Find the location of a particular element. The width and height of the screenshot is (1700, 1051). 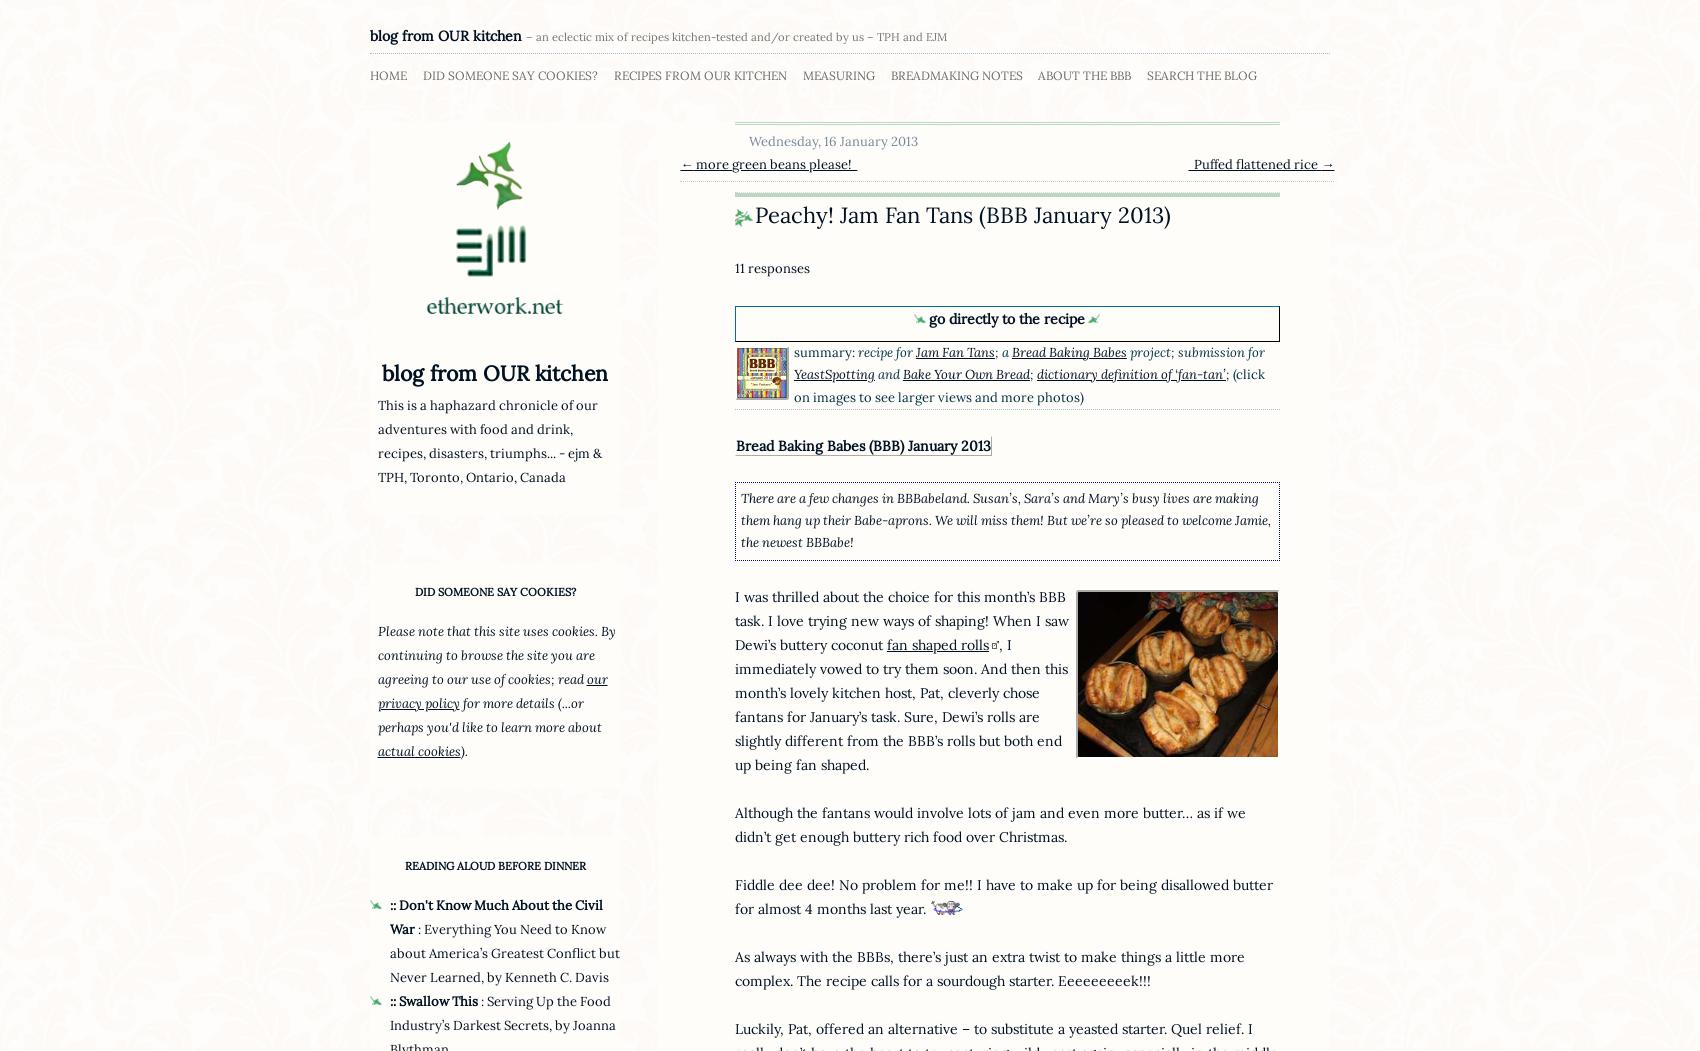

'did someone say cookies?' is located at coordinates (412, 590).